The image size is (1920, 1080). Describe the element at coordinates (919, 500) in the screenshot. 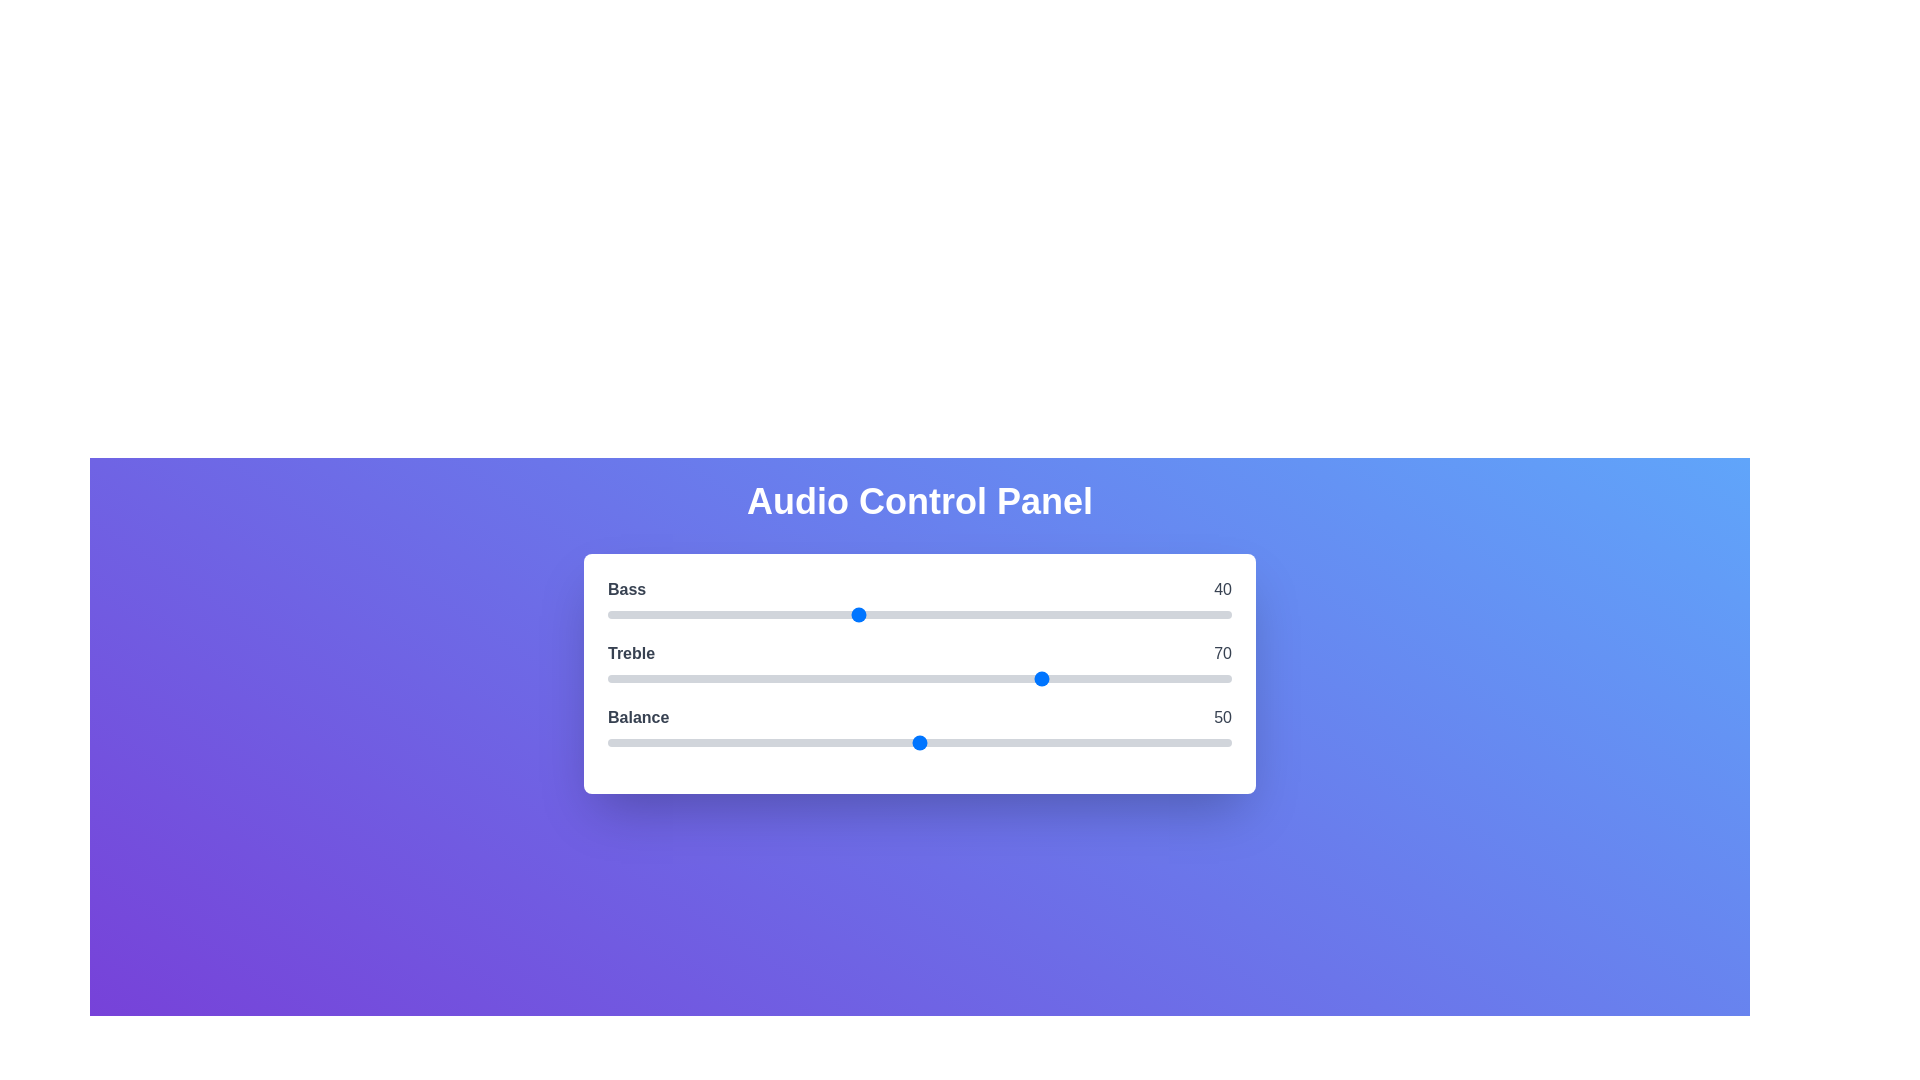

I see `the title text 'Audio Control Panel'` at that location.